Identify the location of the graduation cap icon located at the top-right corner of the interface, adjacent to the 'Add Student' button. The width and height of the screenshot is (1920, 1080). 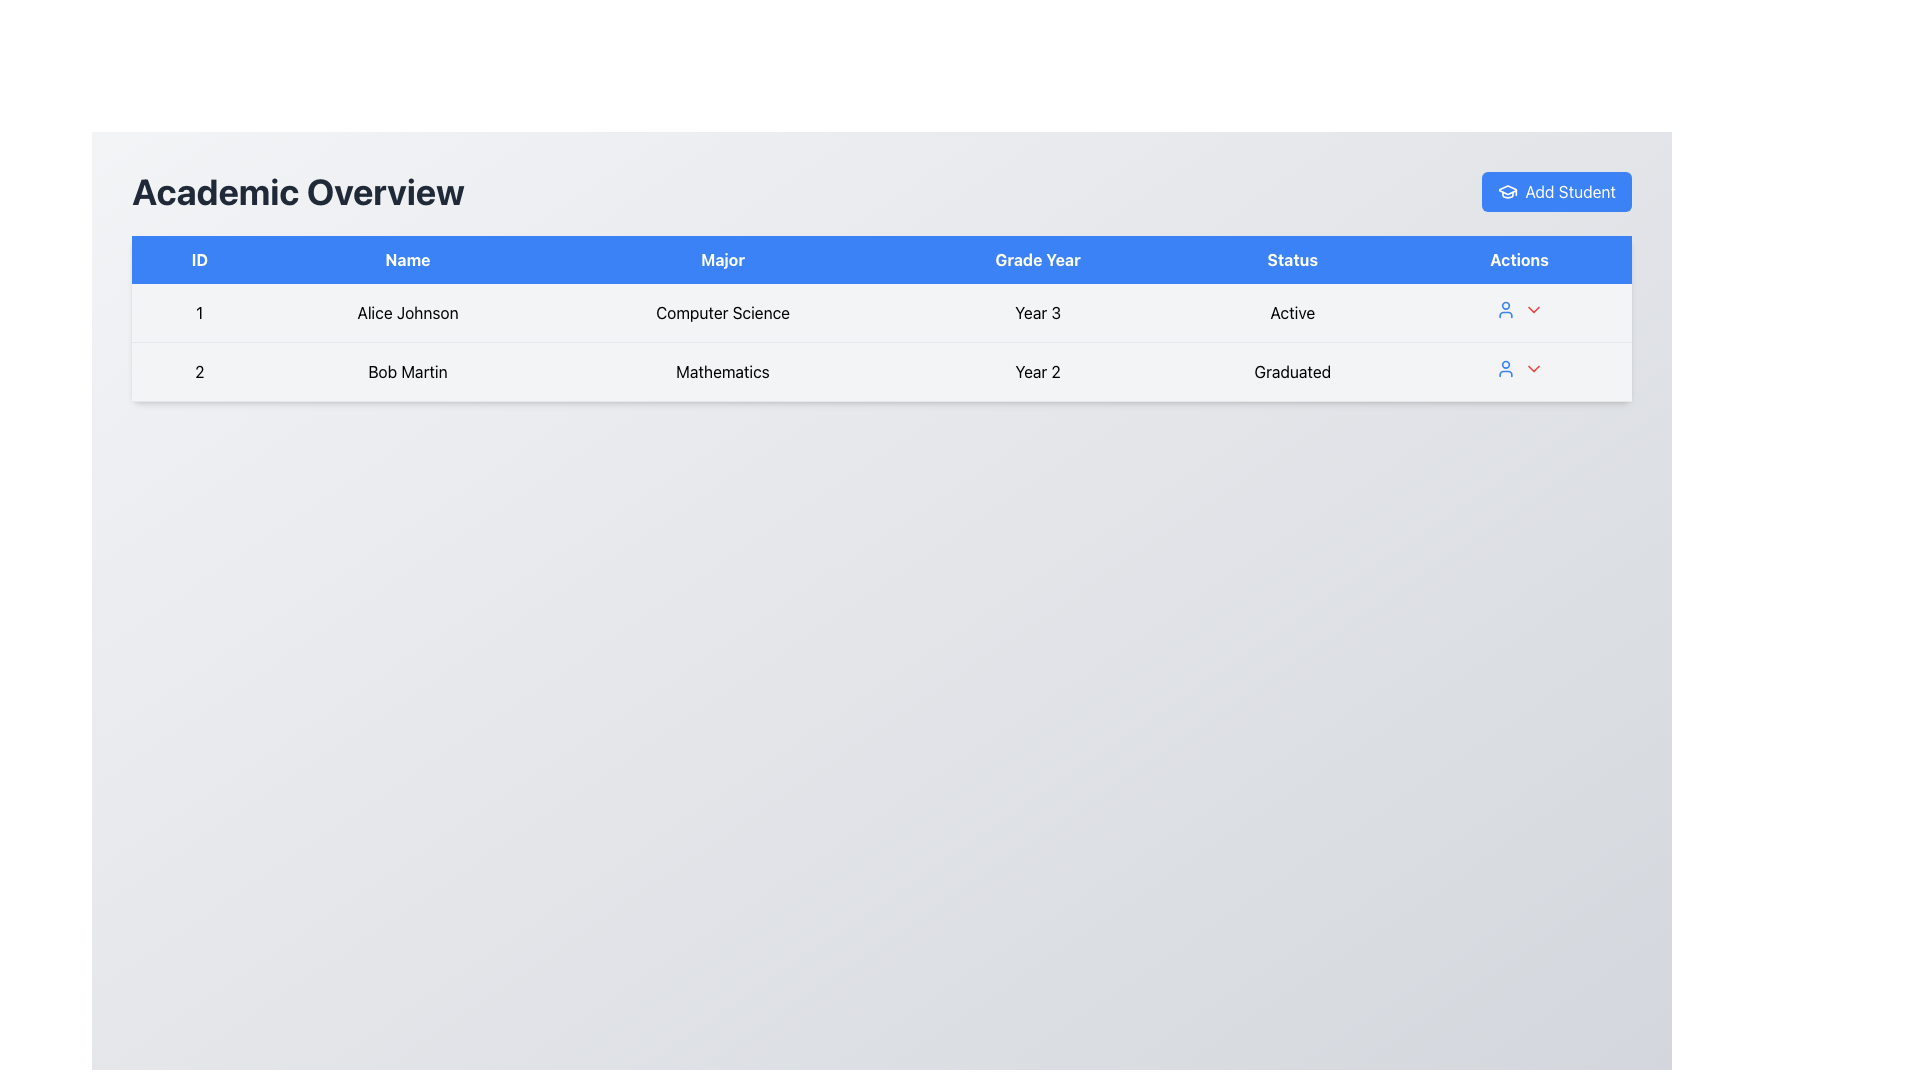
(1507, 190).